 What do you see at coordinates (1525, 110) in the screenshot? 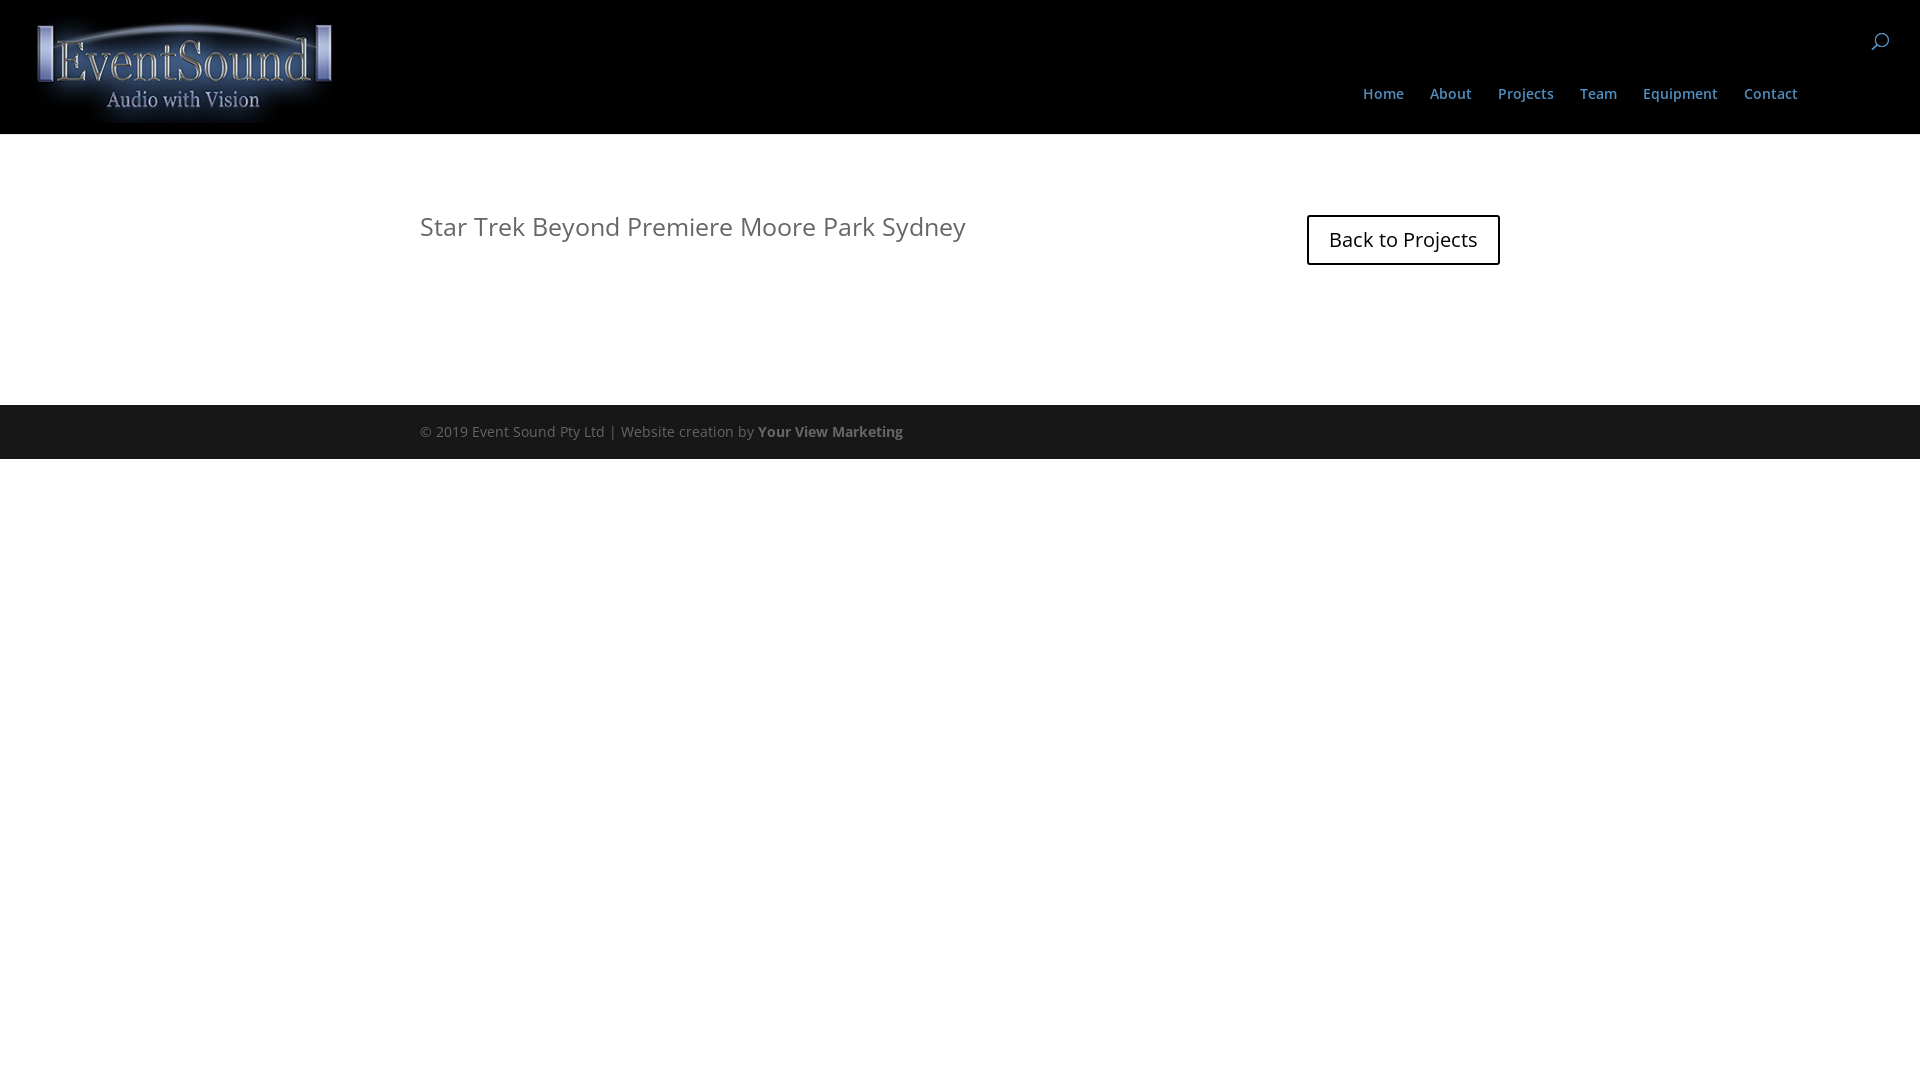
I see `'Projects'` at bounding box center [1525, 110].